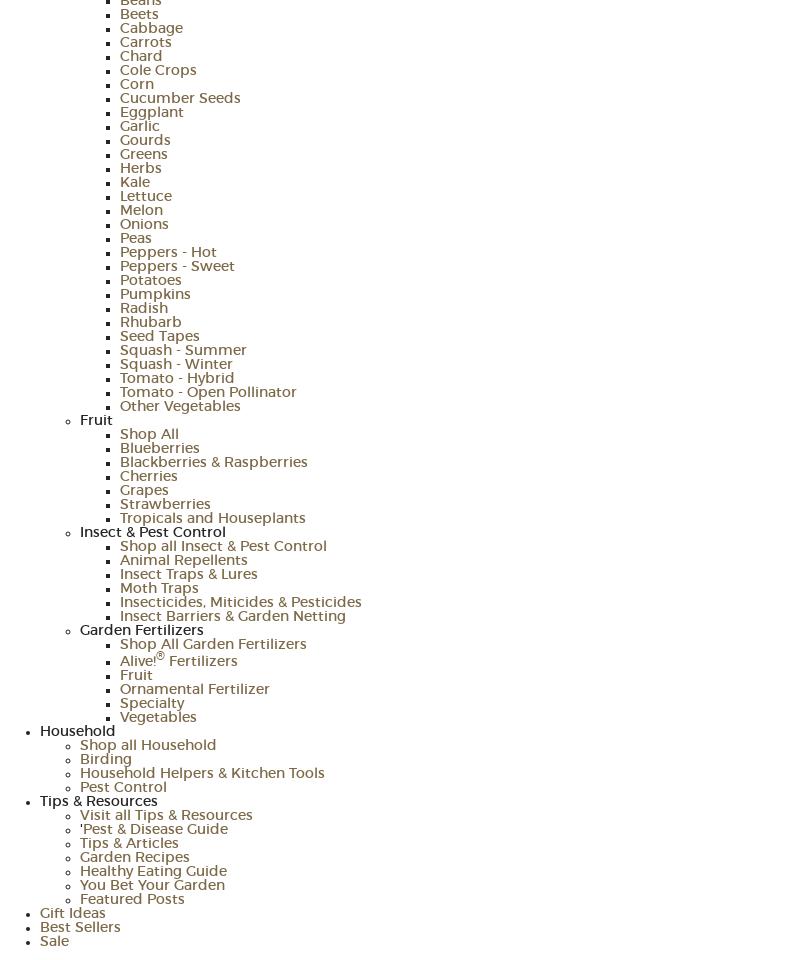  I want to click on 'Ornamental Fertilizer', so click(119, 690).